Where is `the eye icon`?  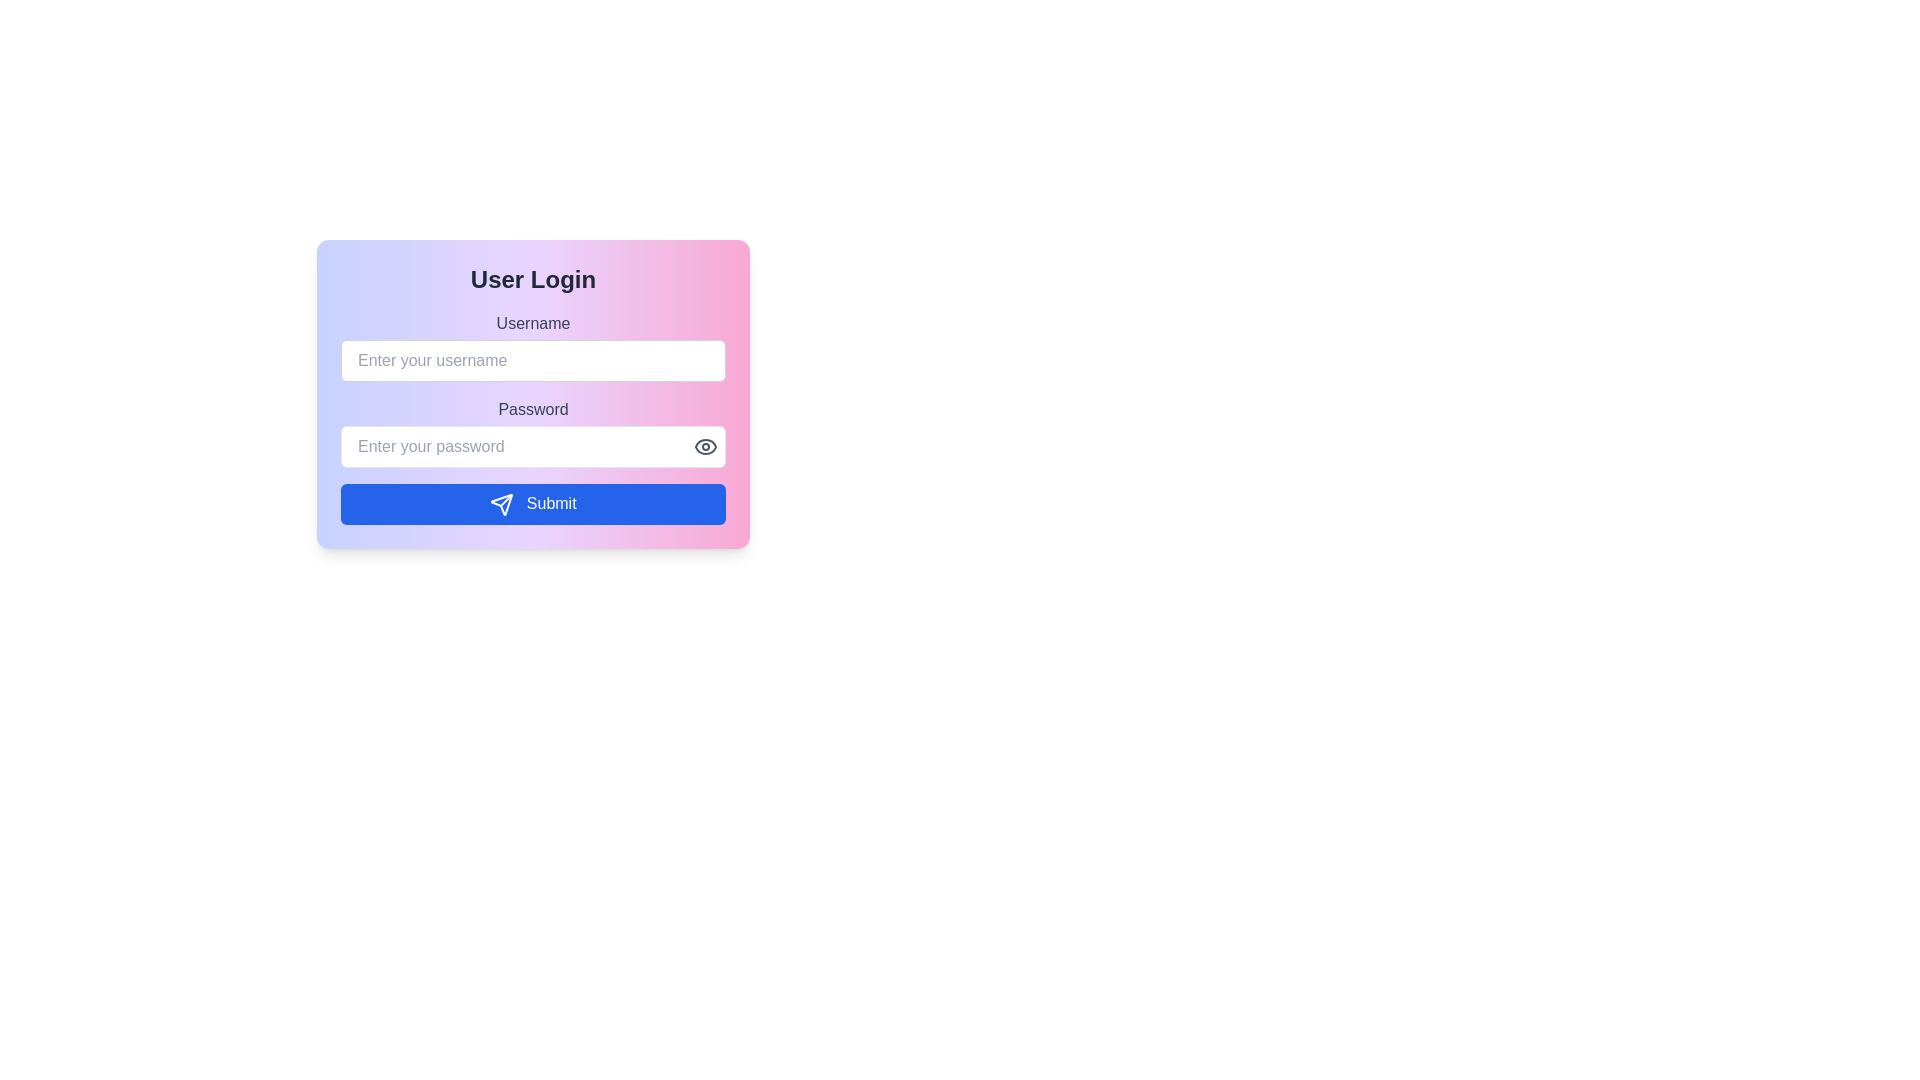 the eye icon is located at coordinates (533, 431).